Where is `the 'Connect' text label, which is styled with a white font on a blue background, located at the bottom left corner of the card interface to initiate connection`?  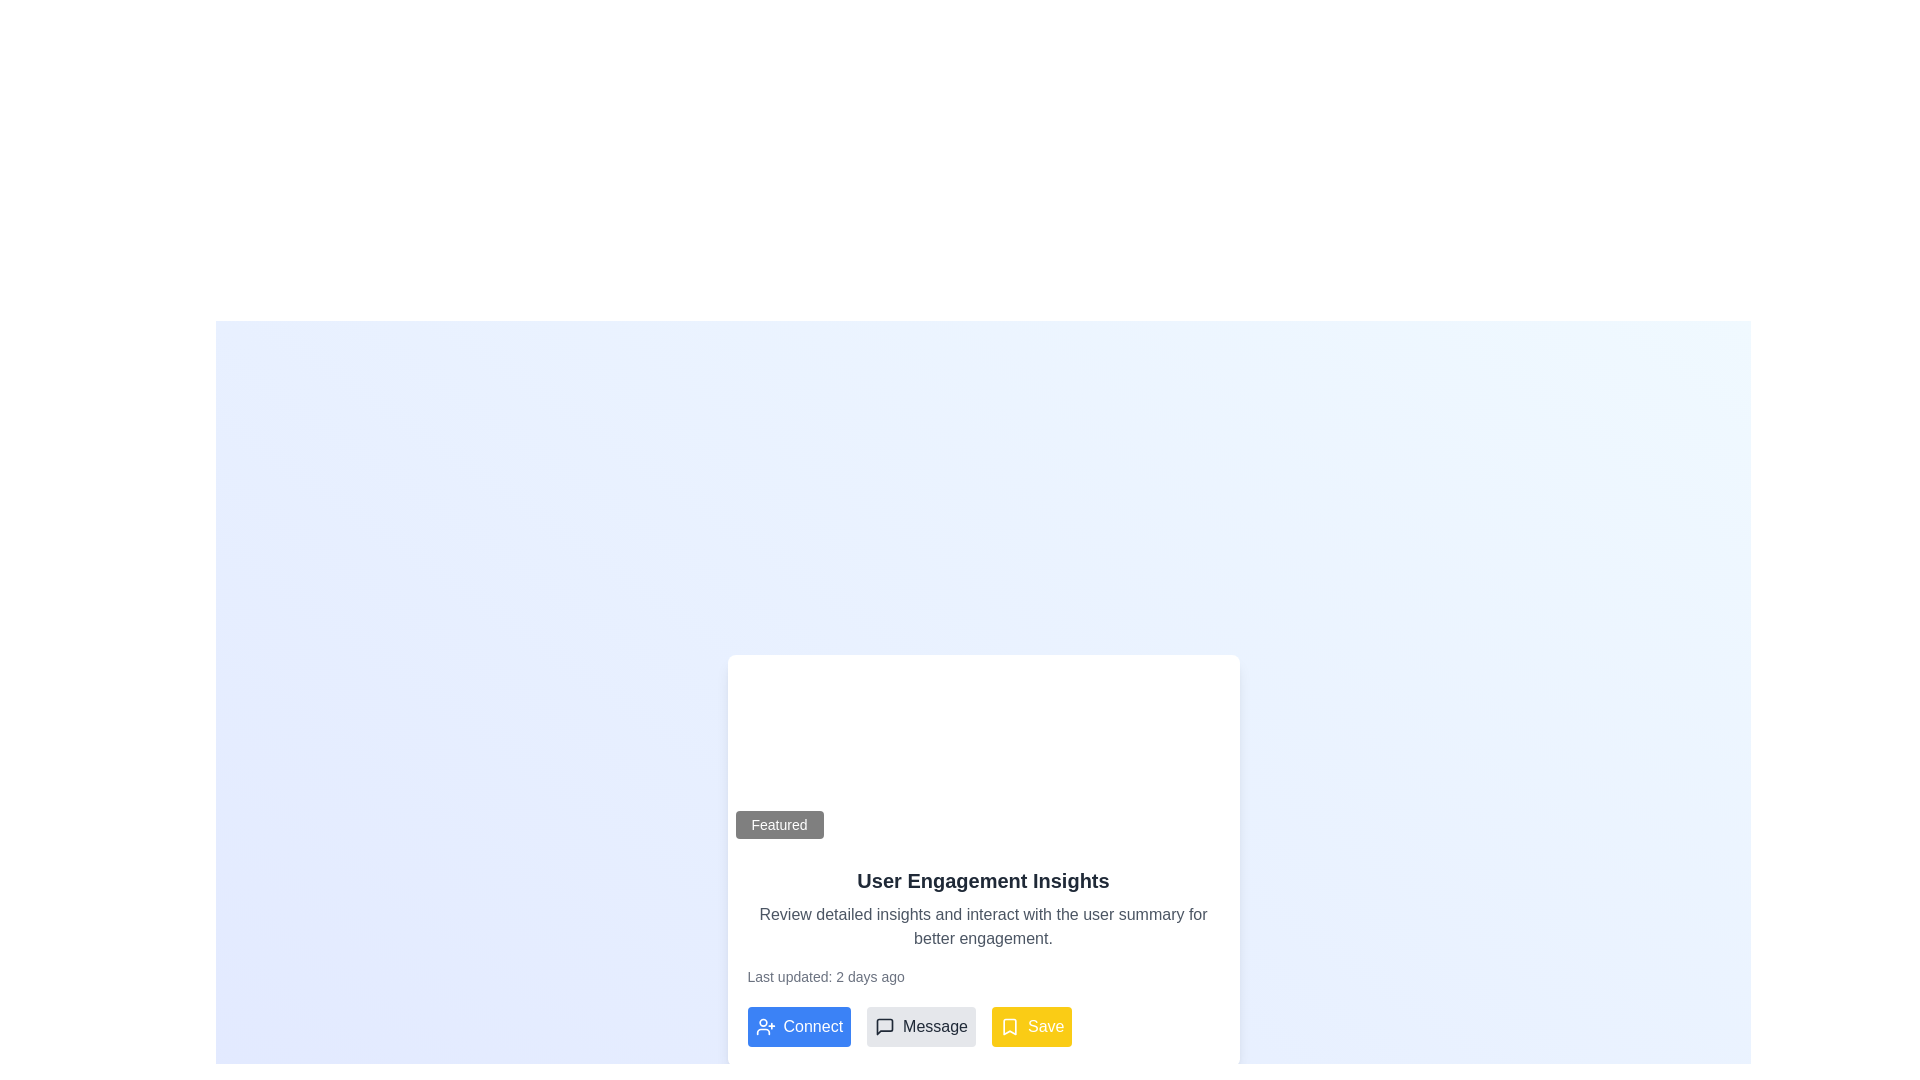
the 'Connect' text label, which is styled with a white font on a blue background, located at the bottom left corner of the card interface to initiate connection is located at coordinates (813, 1026).